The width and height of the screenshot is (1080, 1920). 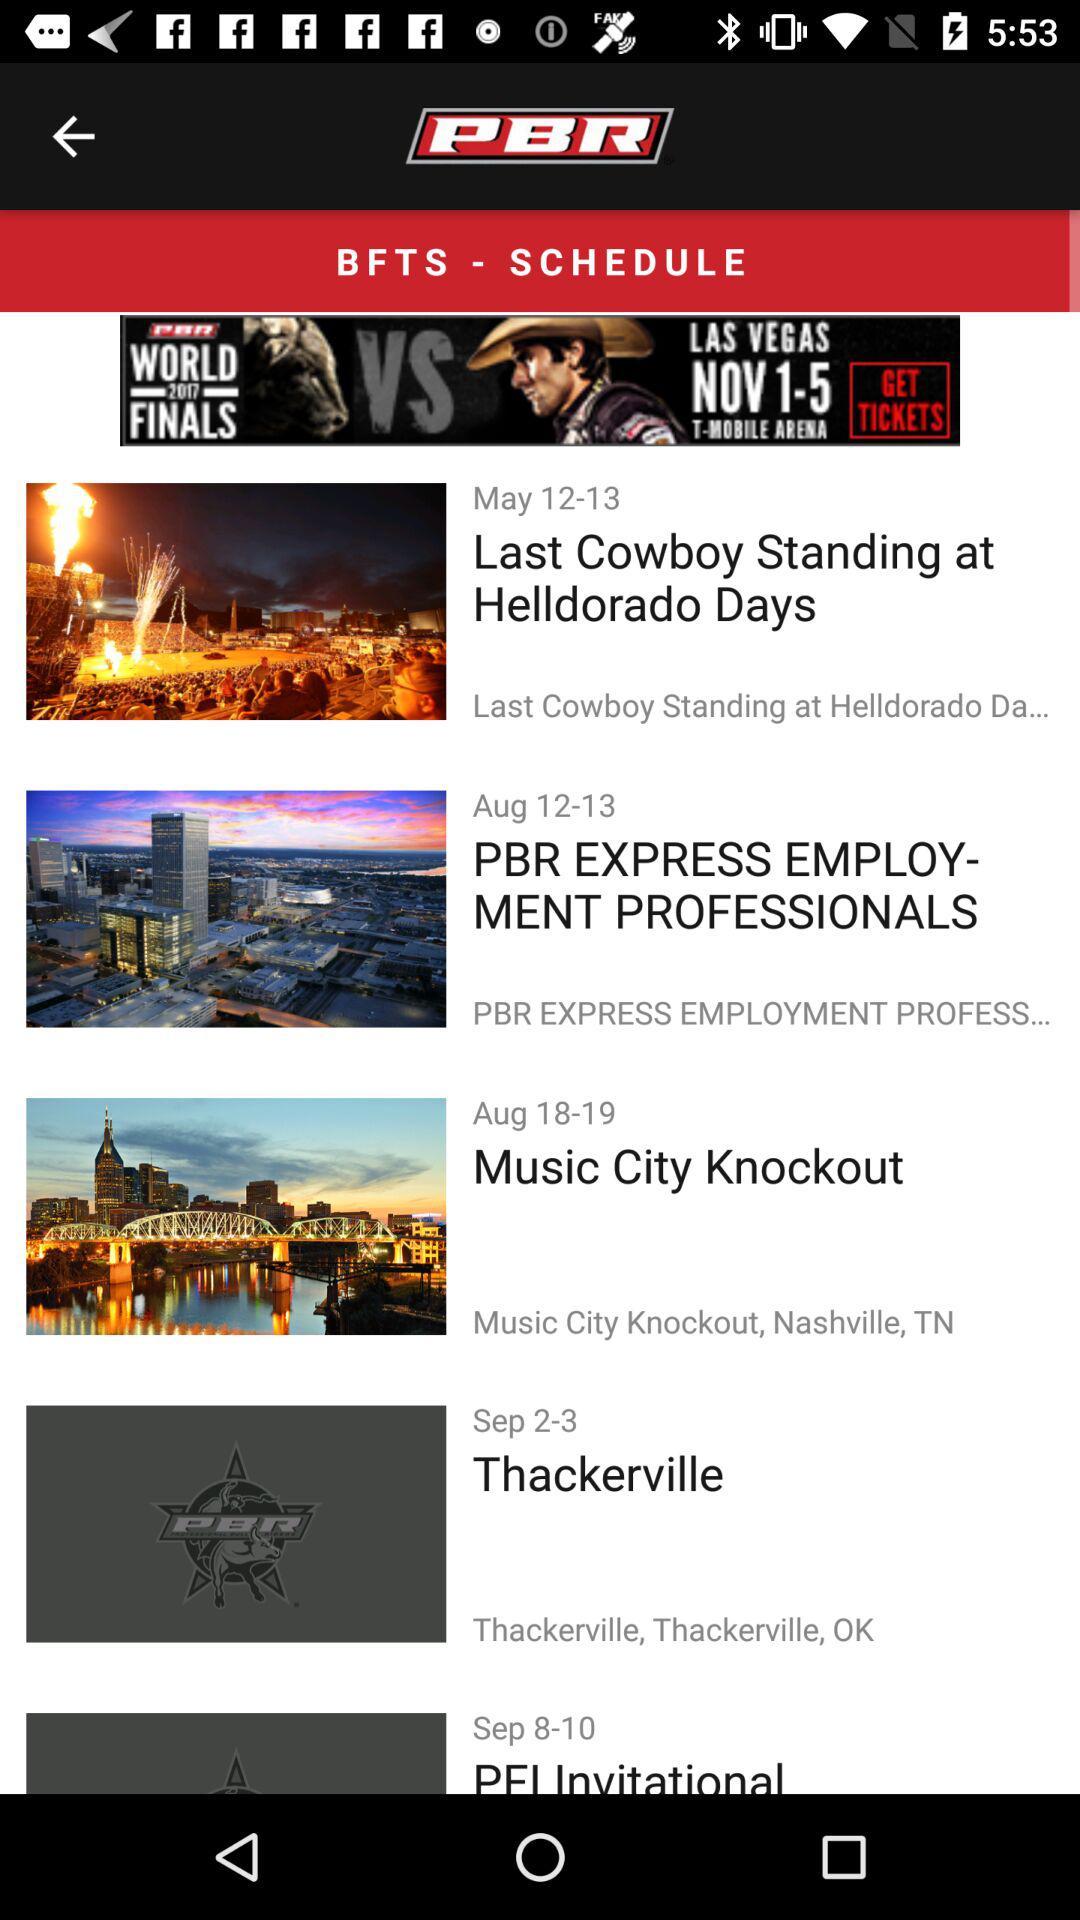 What do you see at coordinates (540, 259) in the screenshot?
I see `the bfts - schedule` at bounding box center [540, 259].